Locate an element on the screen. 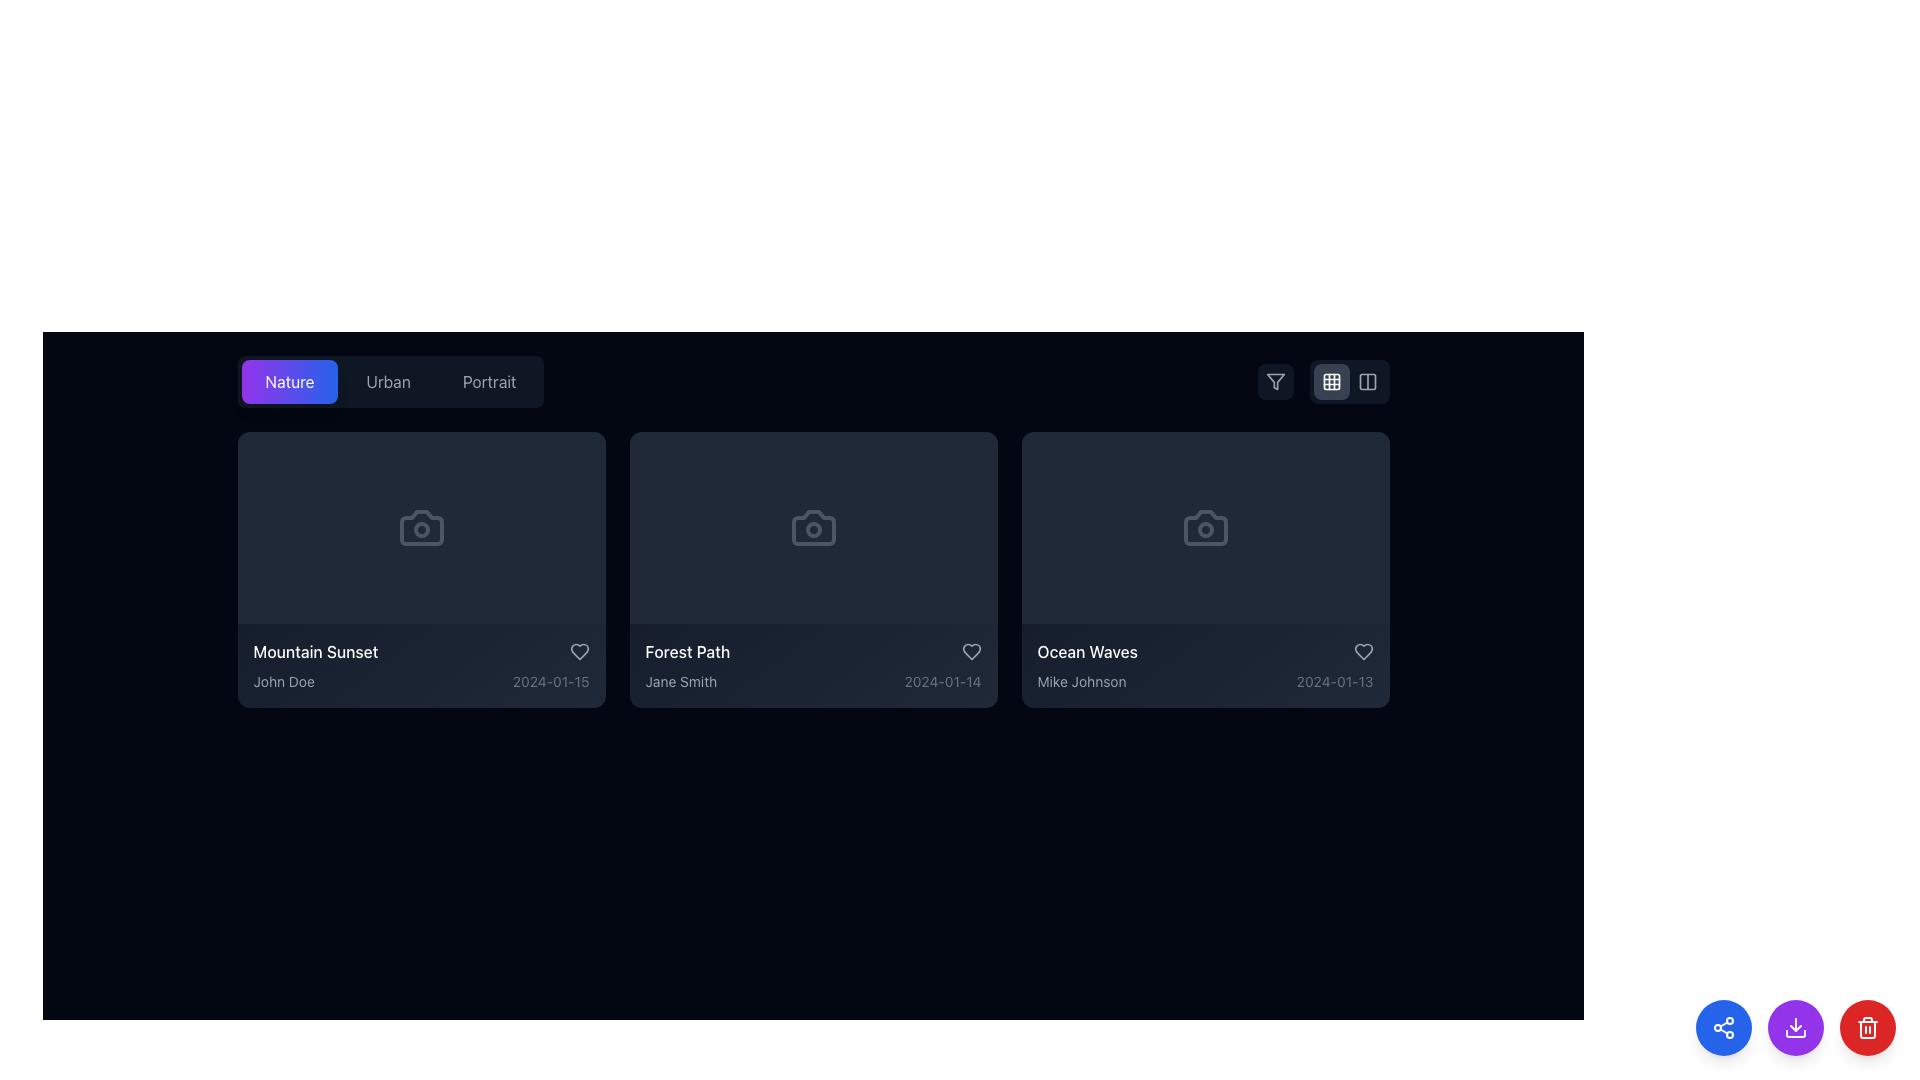  the grid layout button located at the top right corner of the user interface is located at coordinates (1331, 381).